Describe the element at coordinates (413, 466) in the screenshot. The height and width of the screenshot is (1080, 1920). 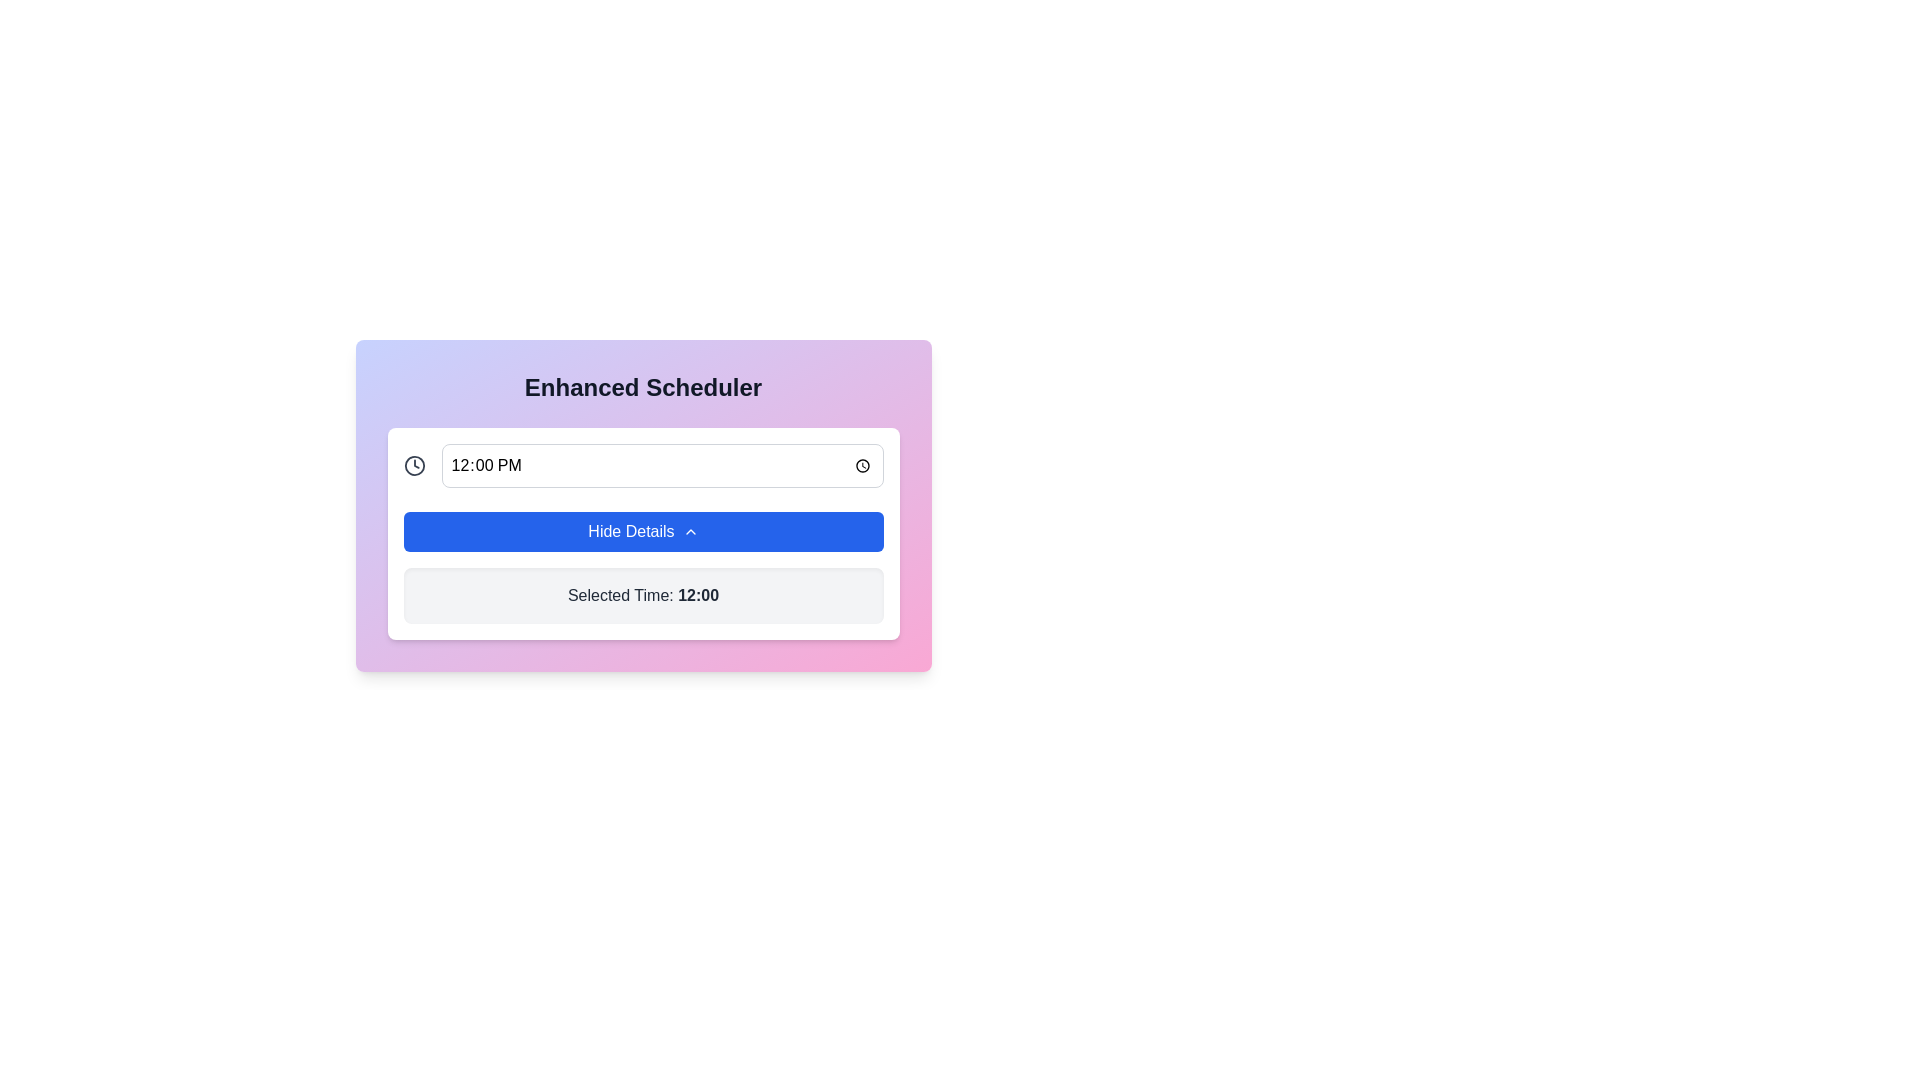
I see `the clock SVG icon, which serves as a visual indicator for the time input field, positioned at the leftmost side of the row` at that location.